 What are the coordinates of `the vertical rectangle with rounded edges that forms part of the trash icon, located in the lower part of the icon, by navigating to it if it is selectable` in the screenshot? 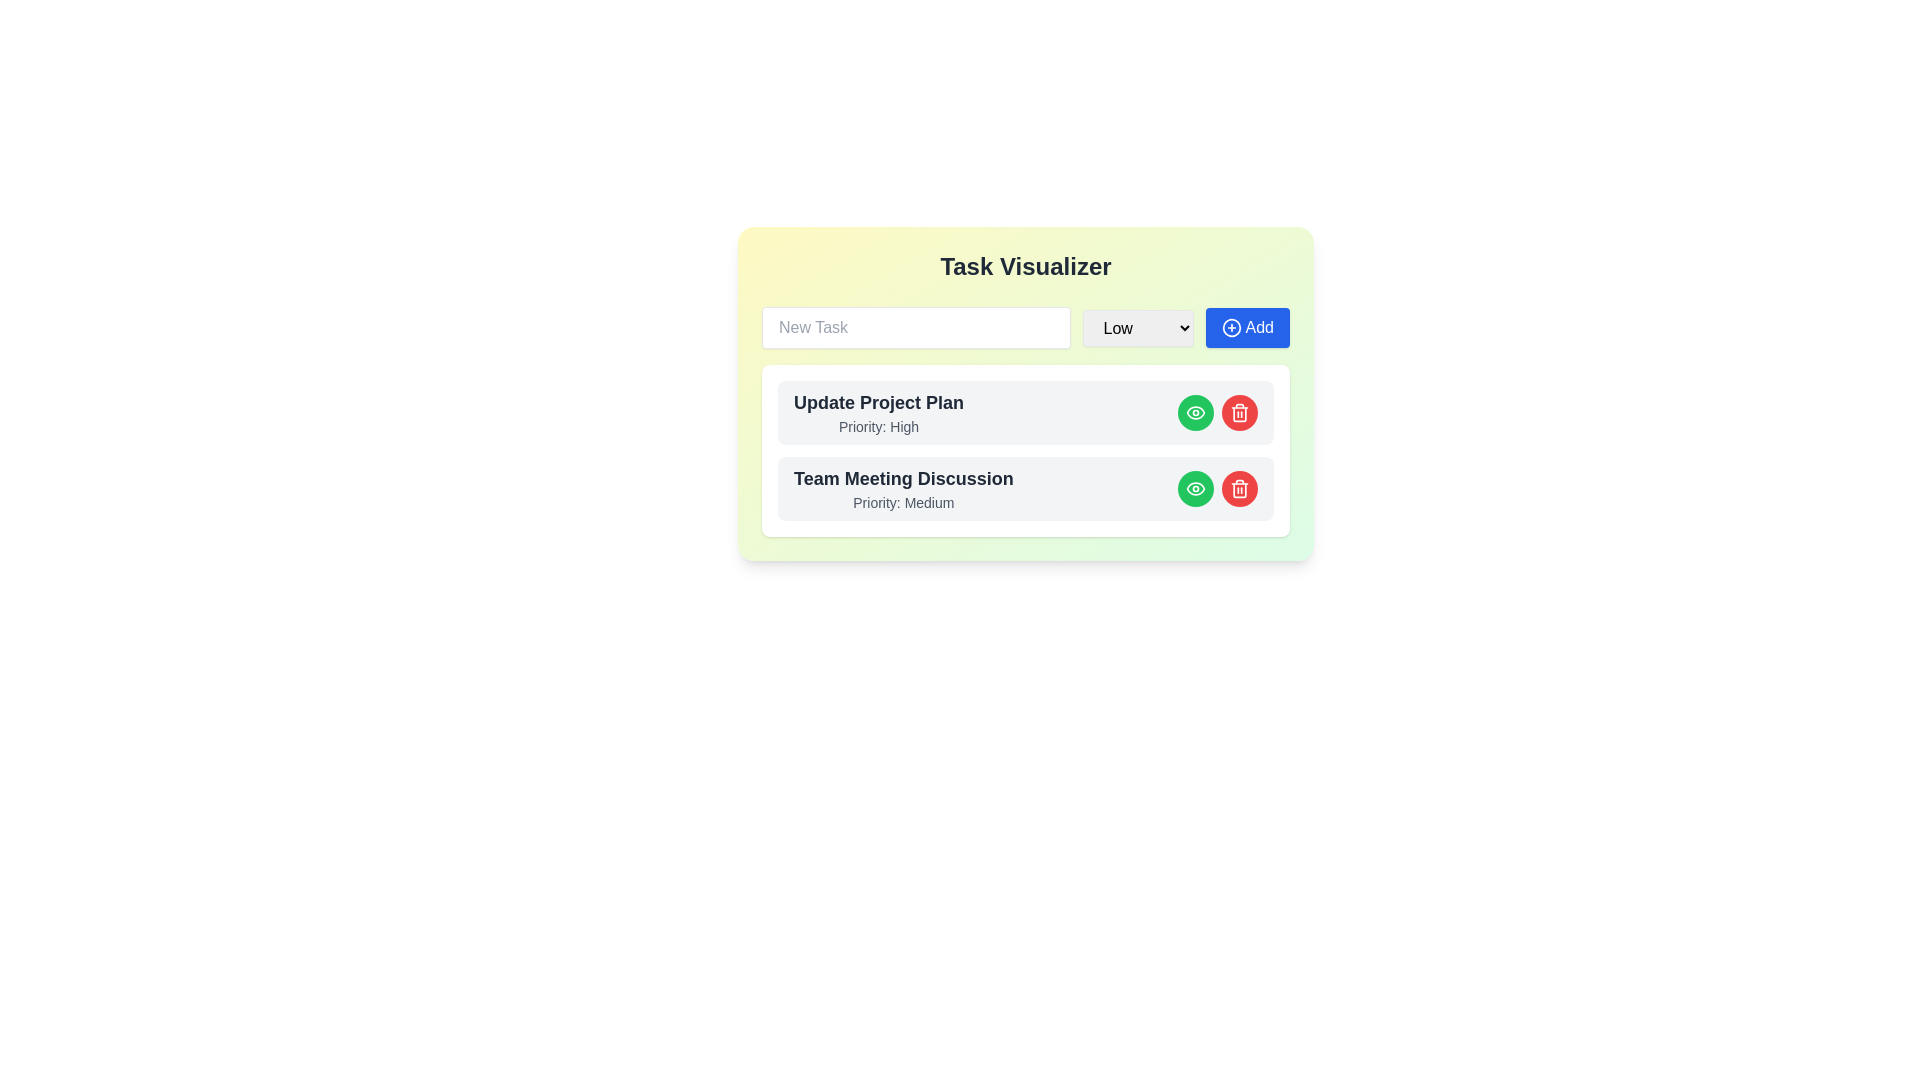 It's located at (1238, 412).